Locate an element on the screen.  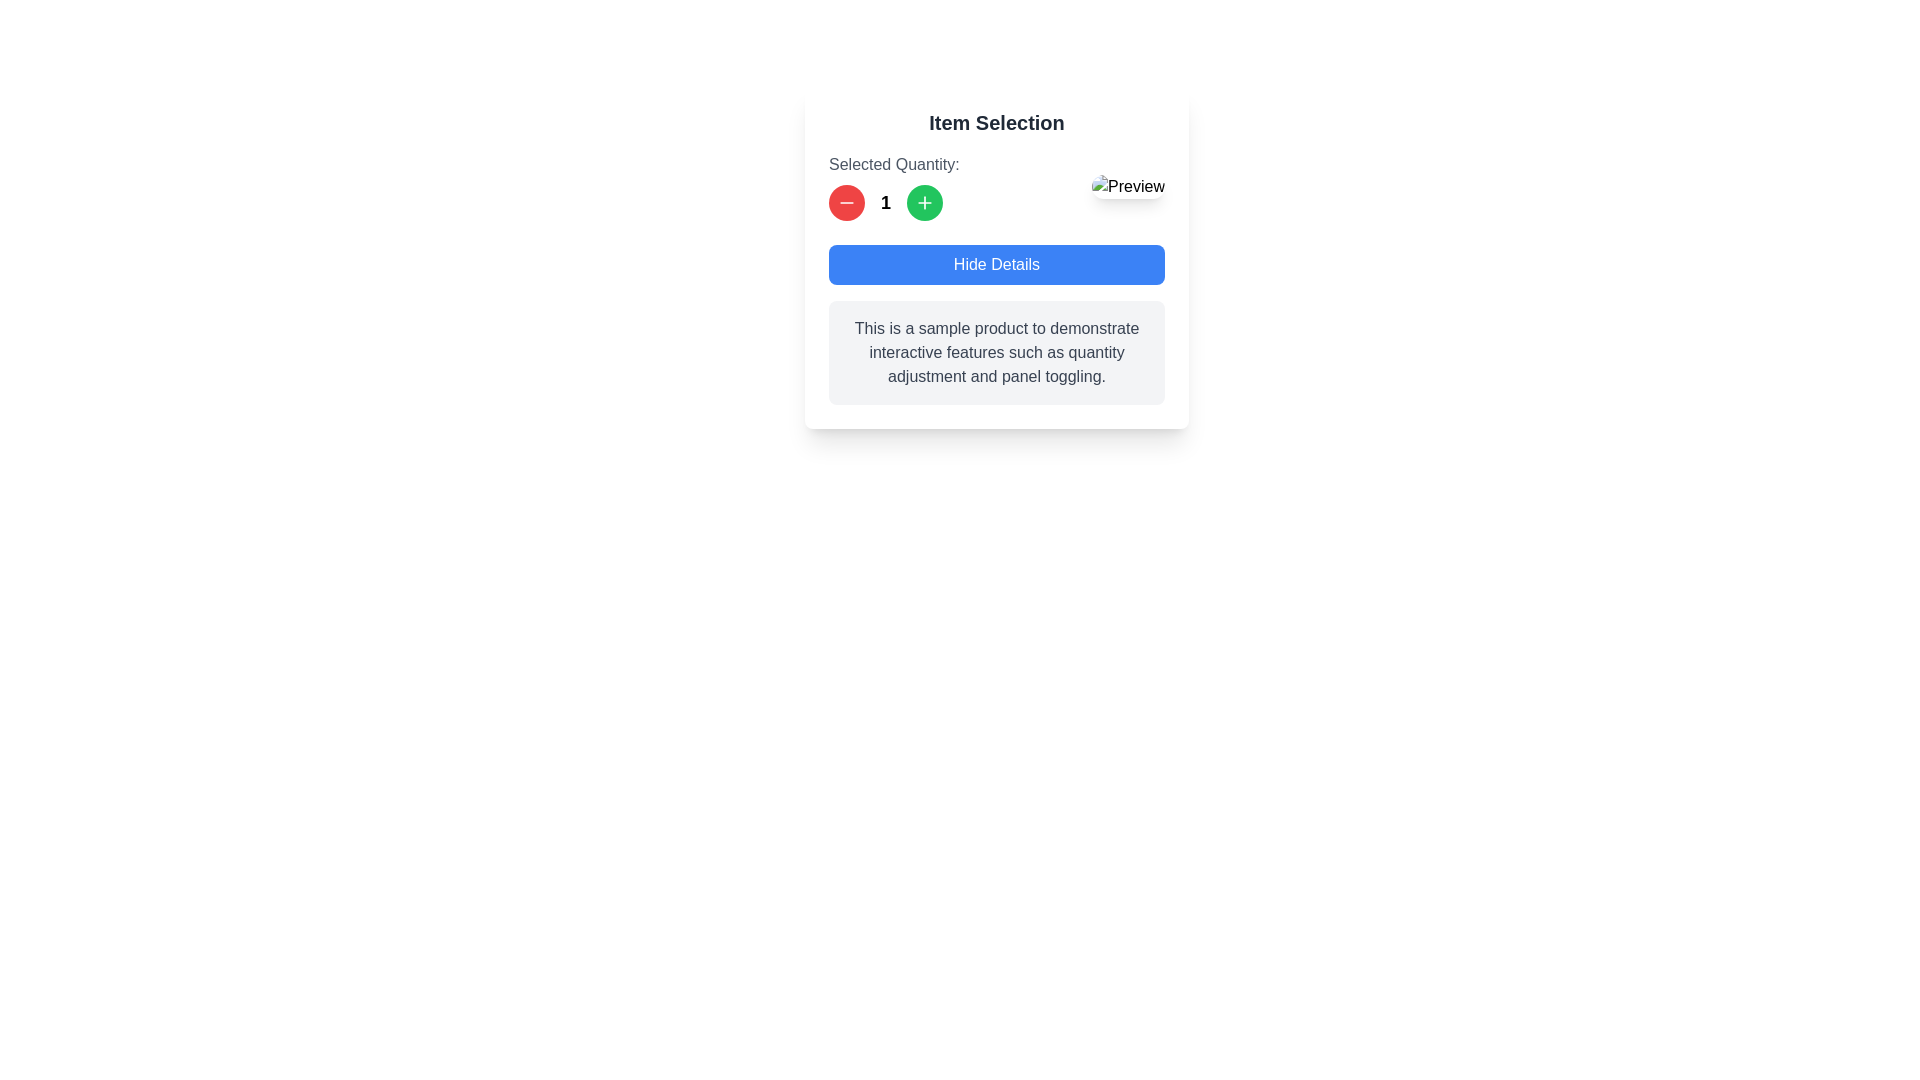
the decrement button located to the left of the quantity value '1' in the 'Selected Quantity' section to reduce the selected quantity by one is located at coordinates (846, 203).